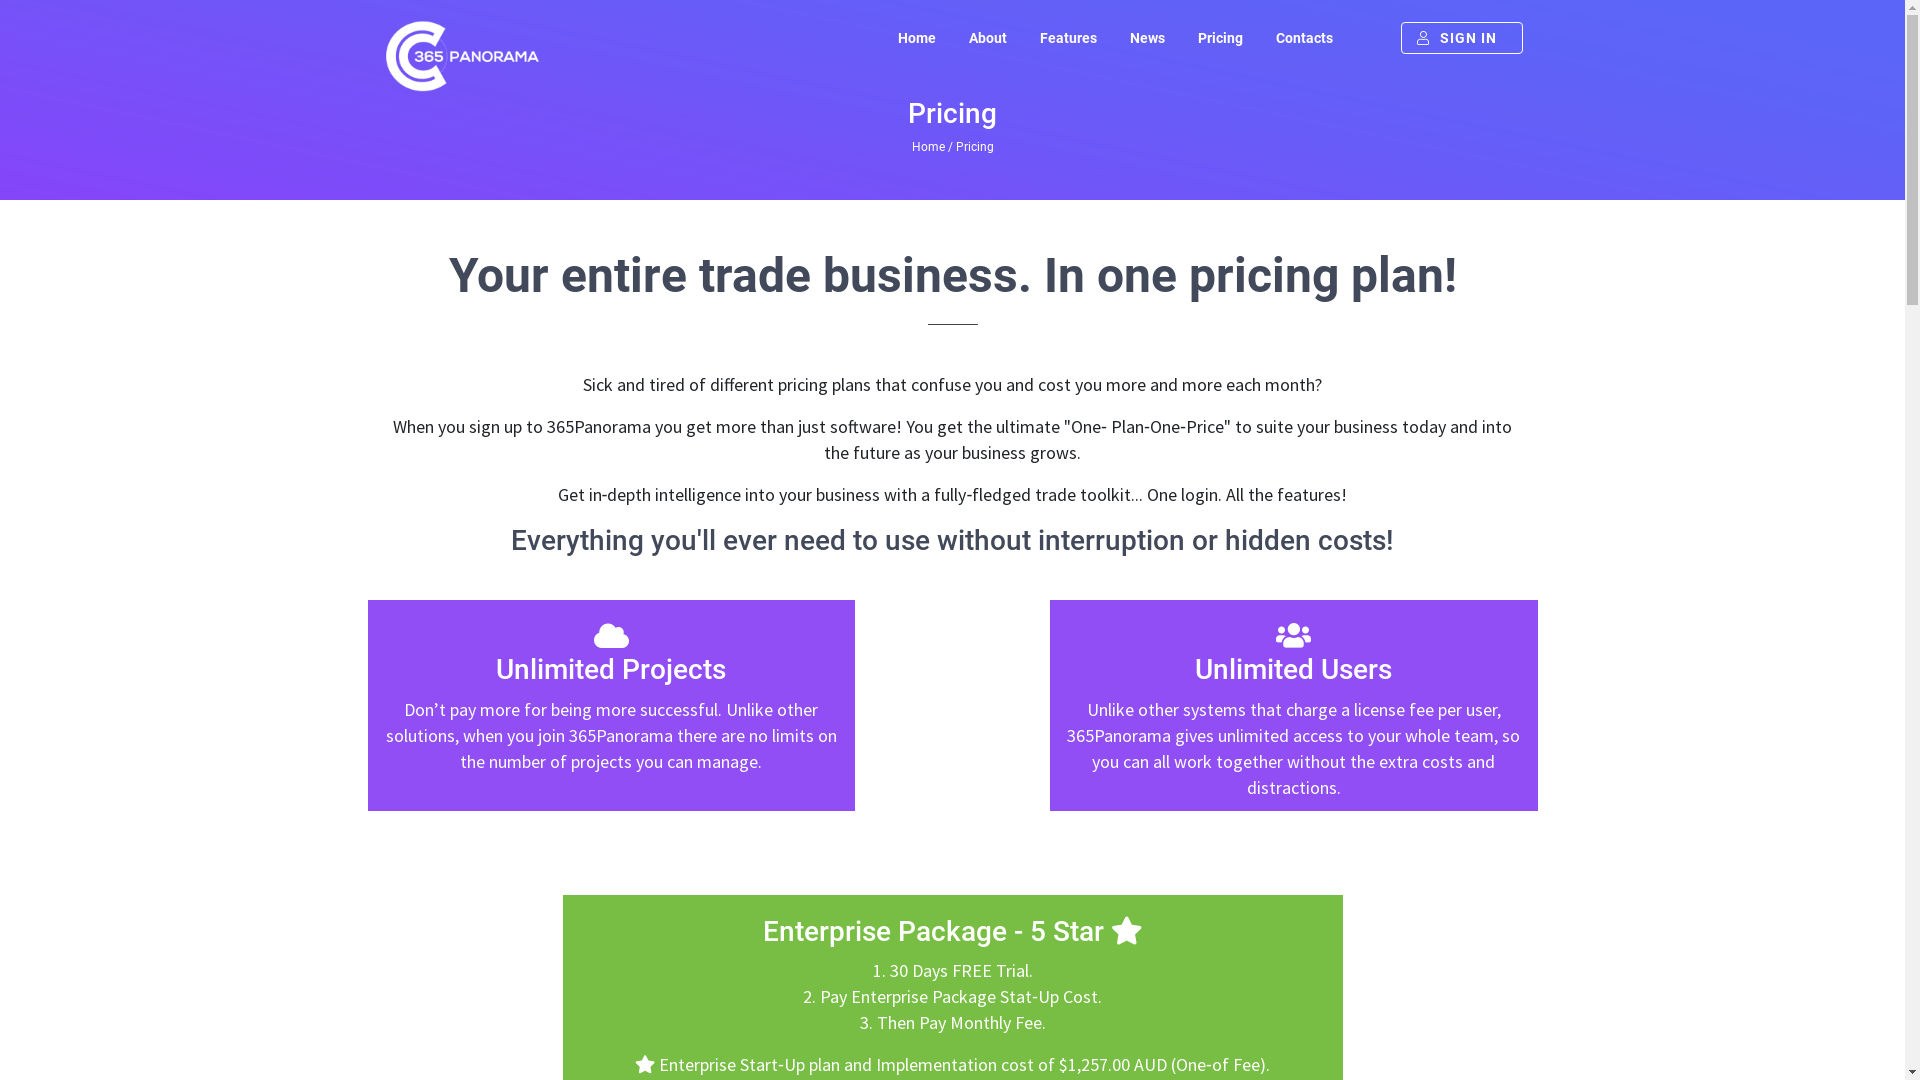 The height and width of the screenshot is (1080, 1920). I want to click on 'Contacts', so click(1303, 38).